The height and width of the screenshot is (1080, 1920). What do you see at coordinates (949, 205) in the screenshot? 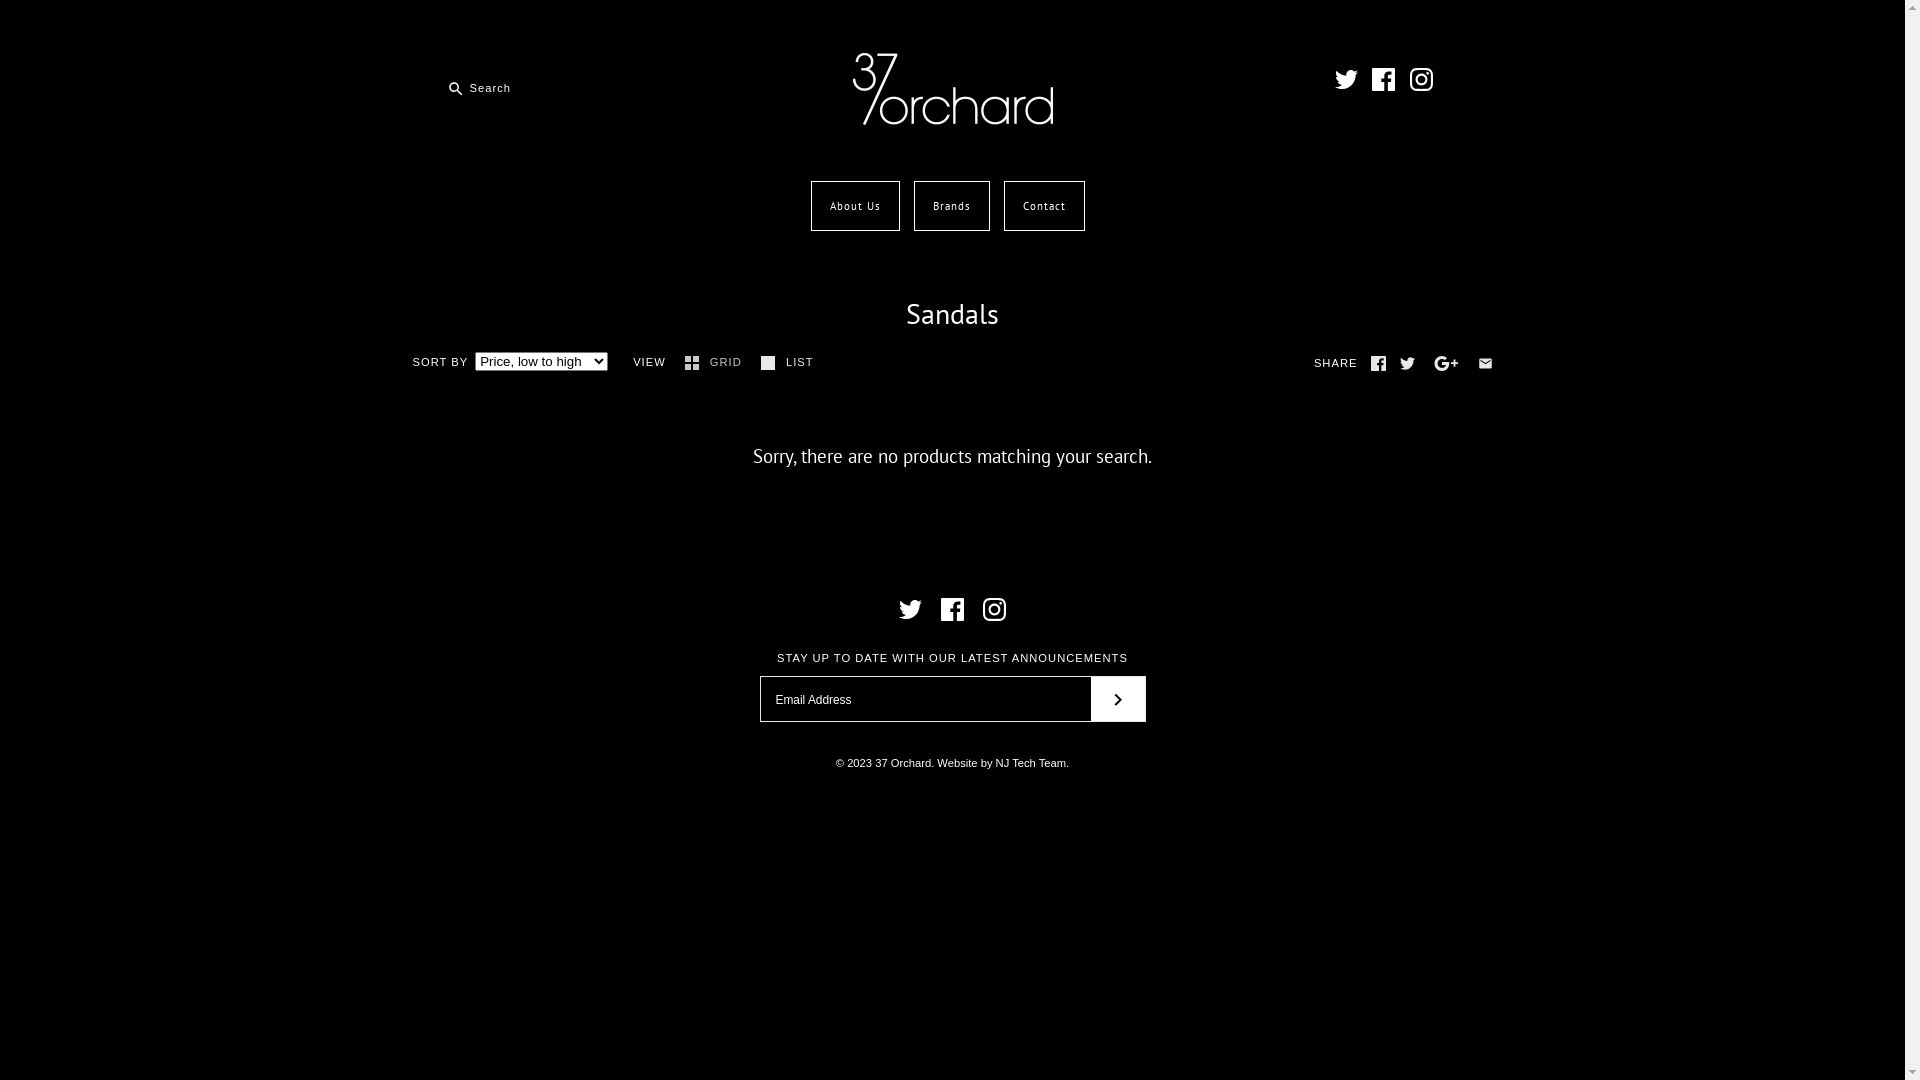
I see `'Brands'` at bounding box center [949, 205].